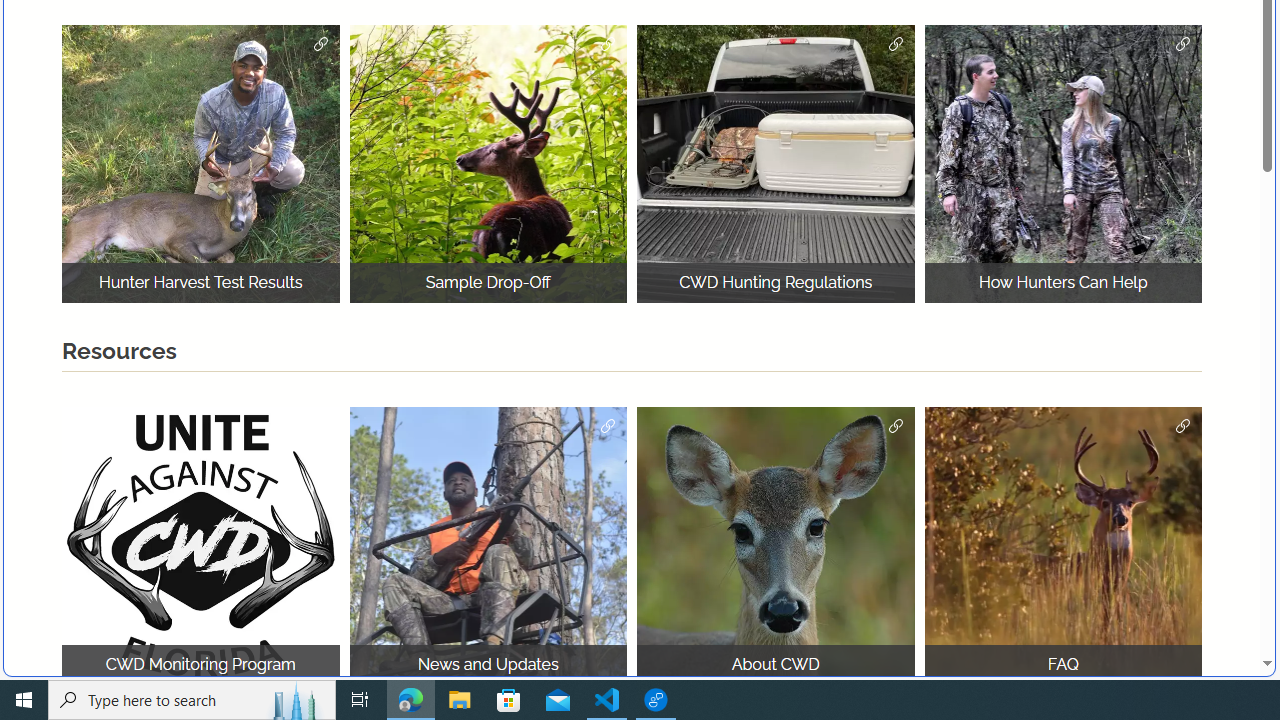  Describe the element at coordinates (1062, 163) in the screenshot. I see `'How Hunters Can Help Joe Budd WMA'` at that location.